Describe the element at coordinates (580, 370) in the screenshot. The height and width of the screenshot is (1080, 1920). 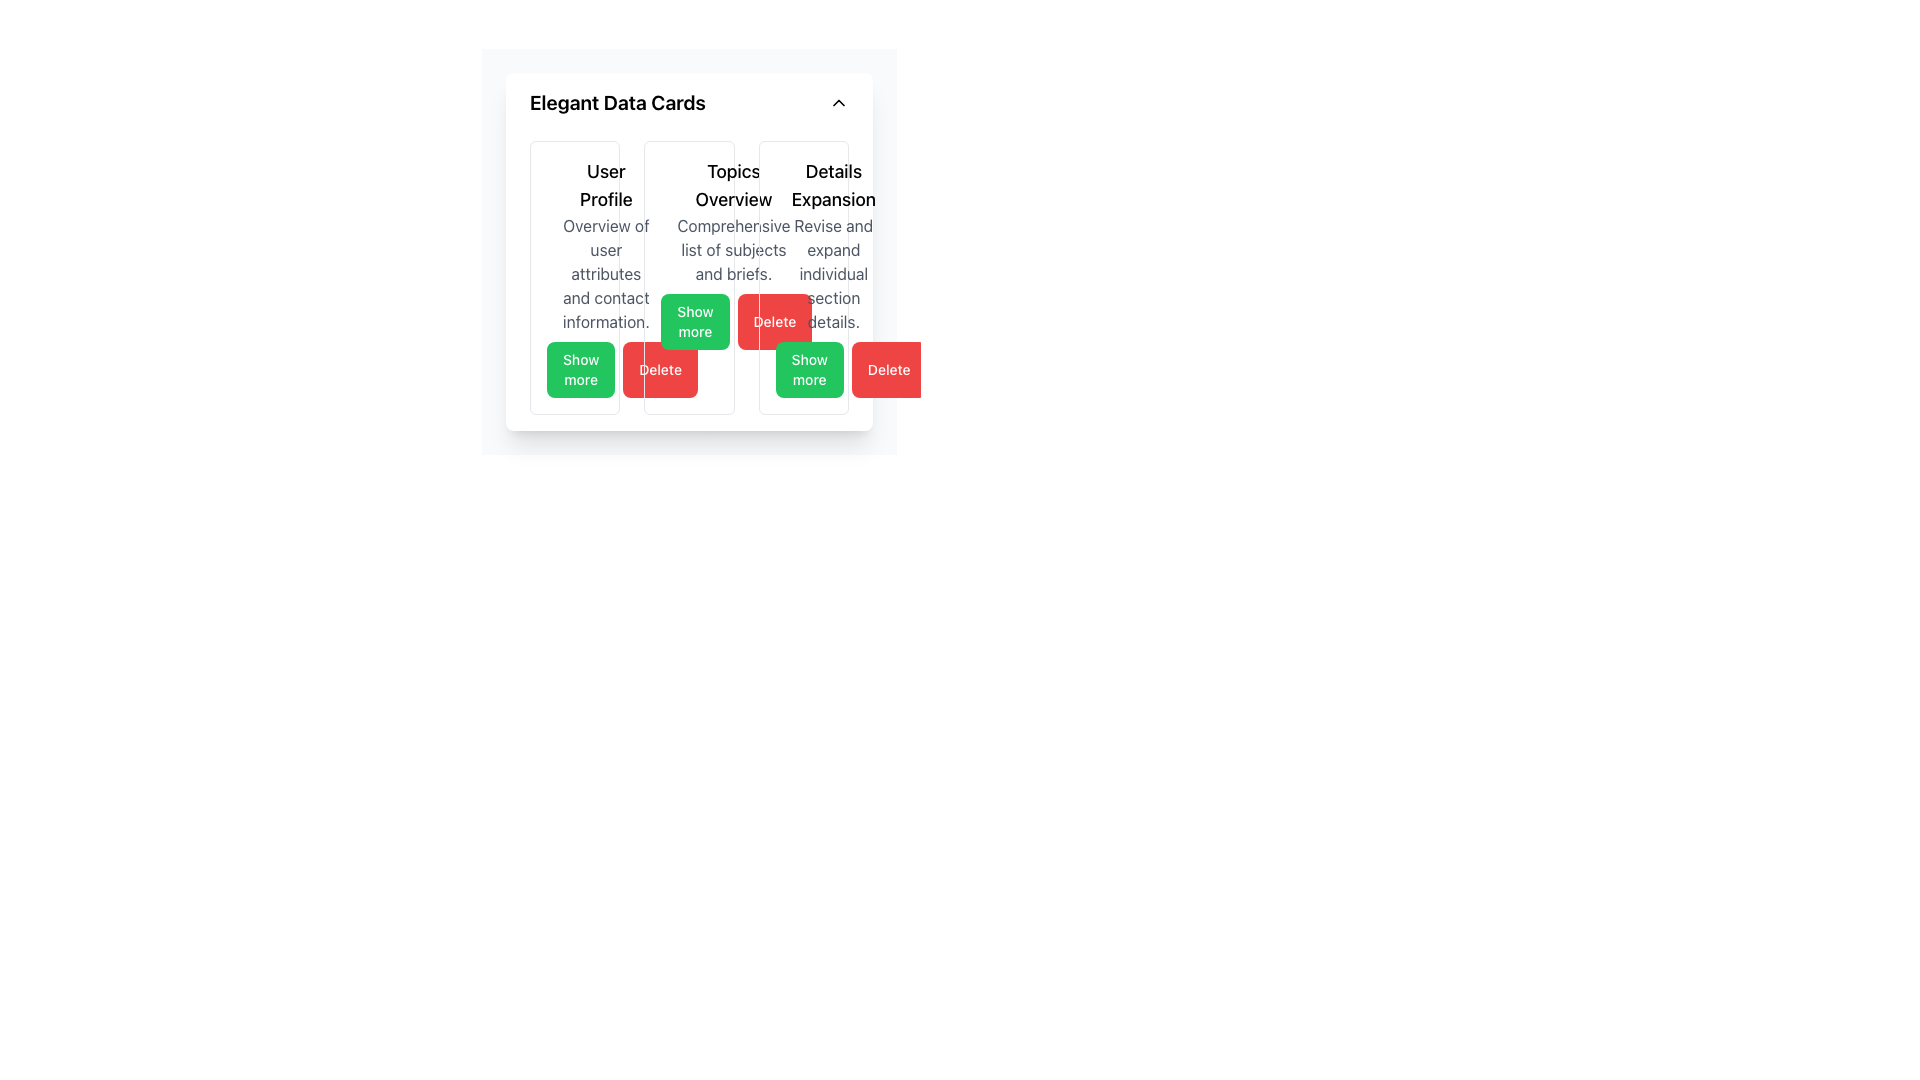
I see `the green 'Show more' button located at the lower section of the 'User Profile' card, which is the first button in a pair of action buttons` at that location.